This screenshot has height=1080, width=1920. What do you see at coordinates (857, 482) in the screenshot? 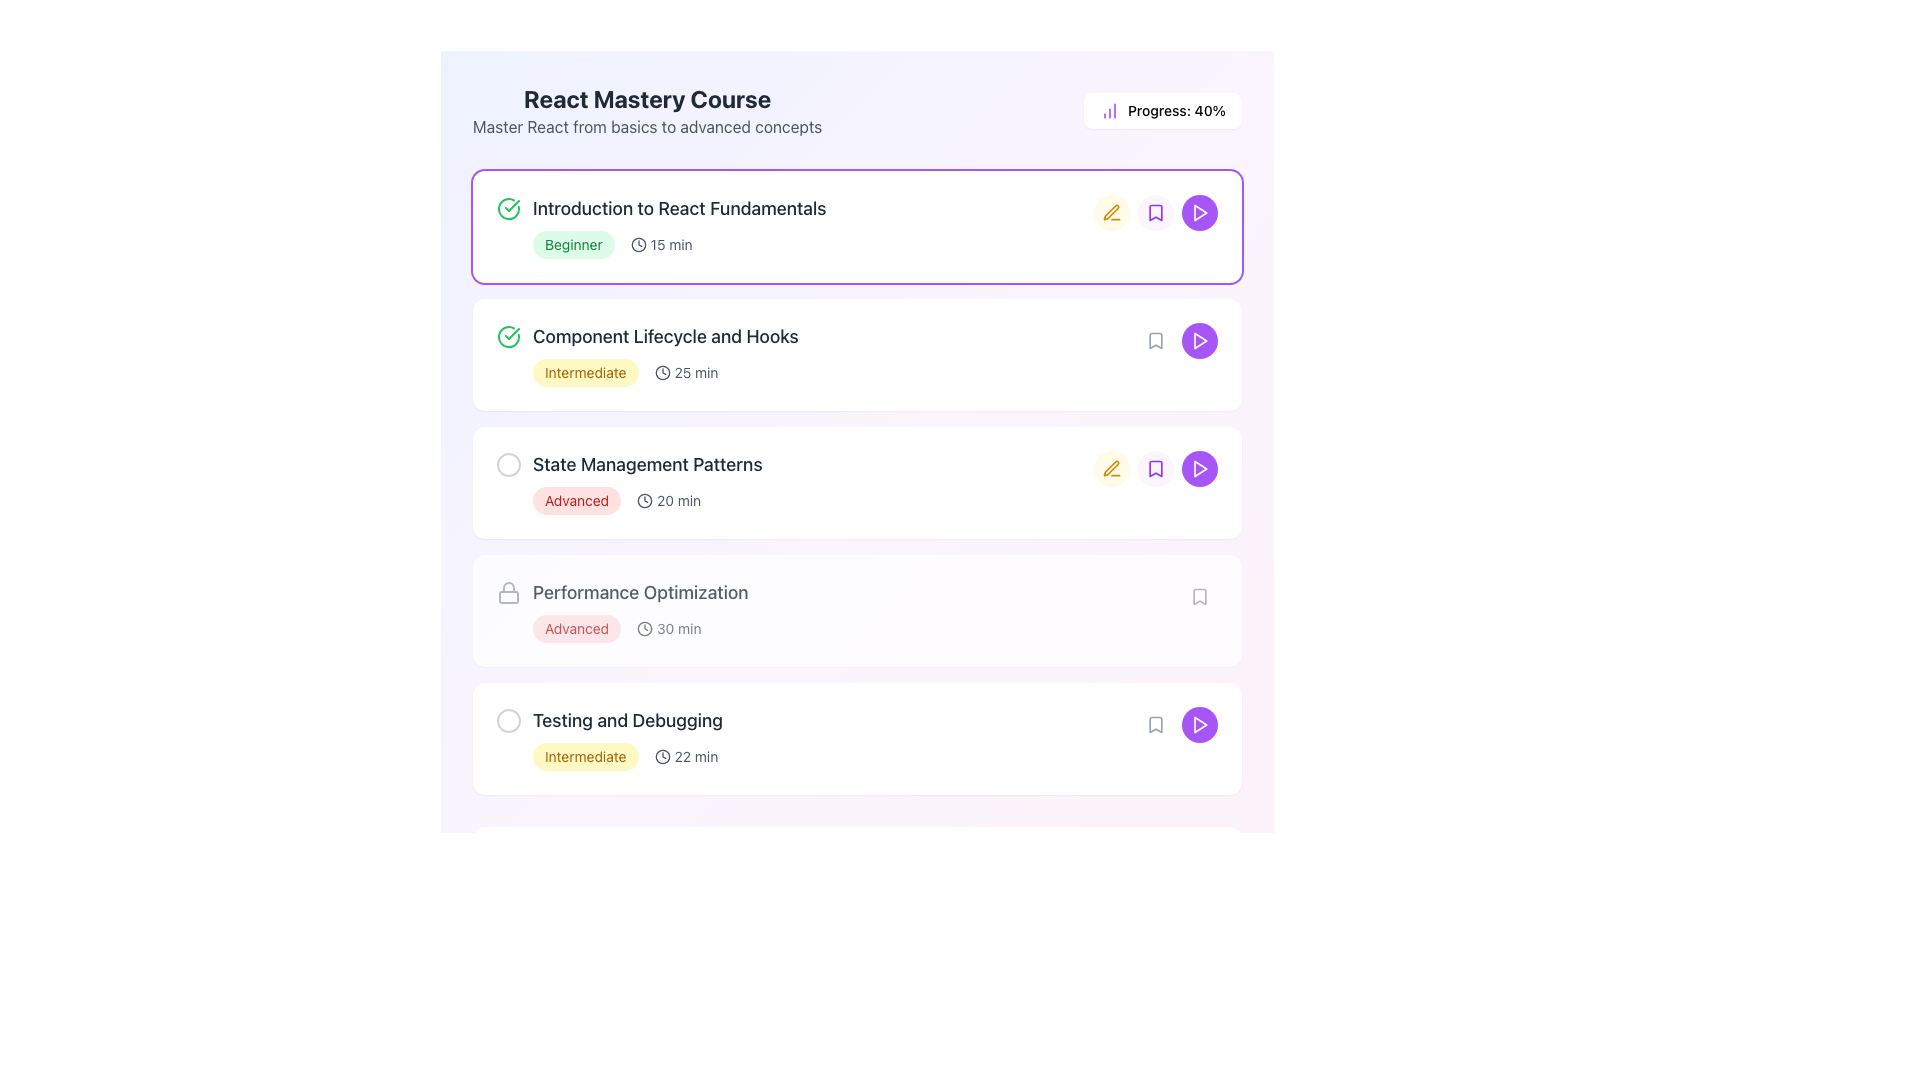
I see `the 'State Management Patterns' card, which is the third card in the list of learning topics` at bounding box center [857, 482].